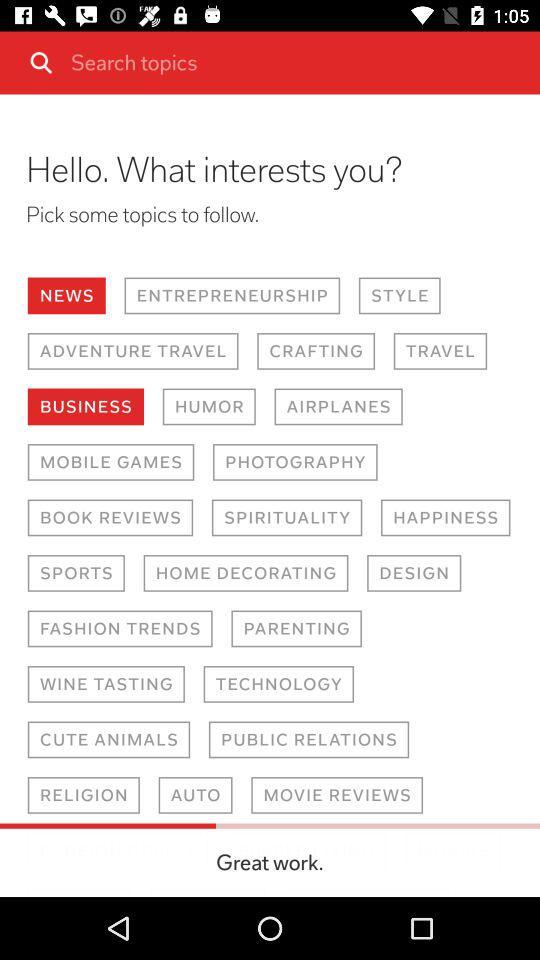 This screenshot has width=540, height=960. I want to click on the button next to entrepreneurship button, so click(399, 294).